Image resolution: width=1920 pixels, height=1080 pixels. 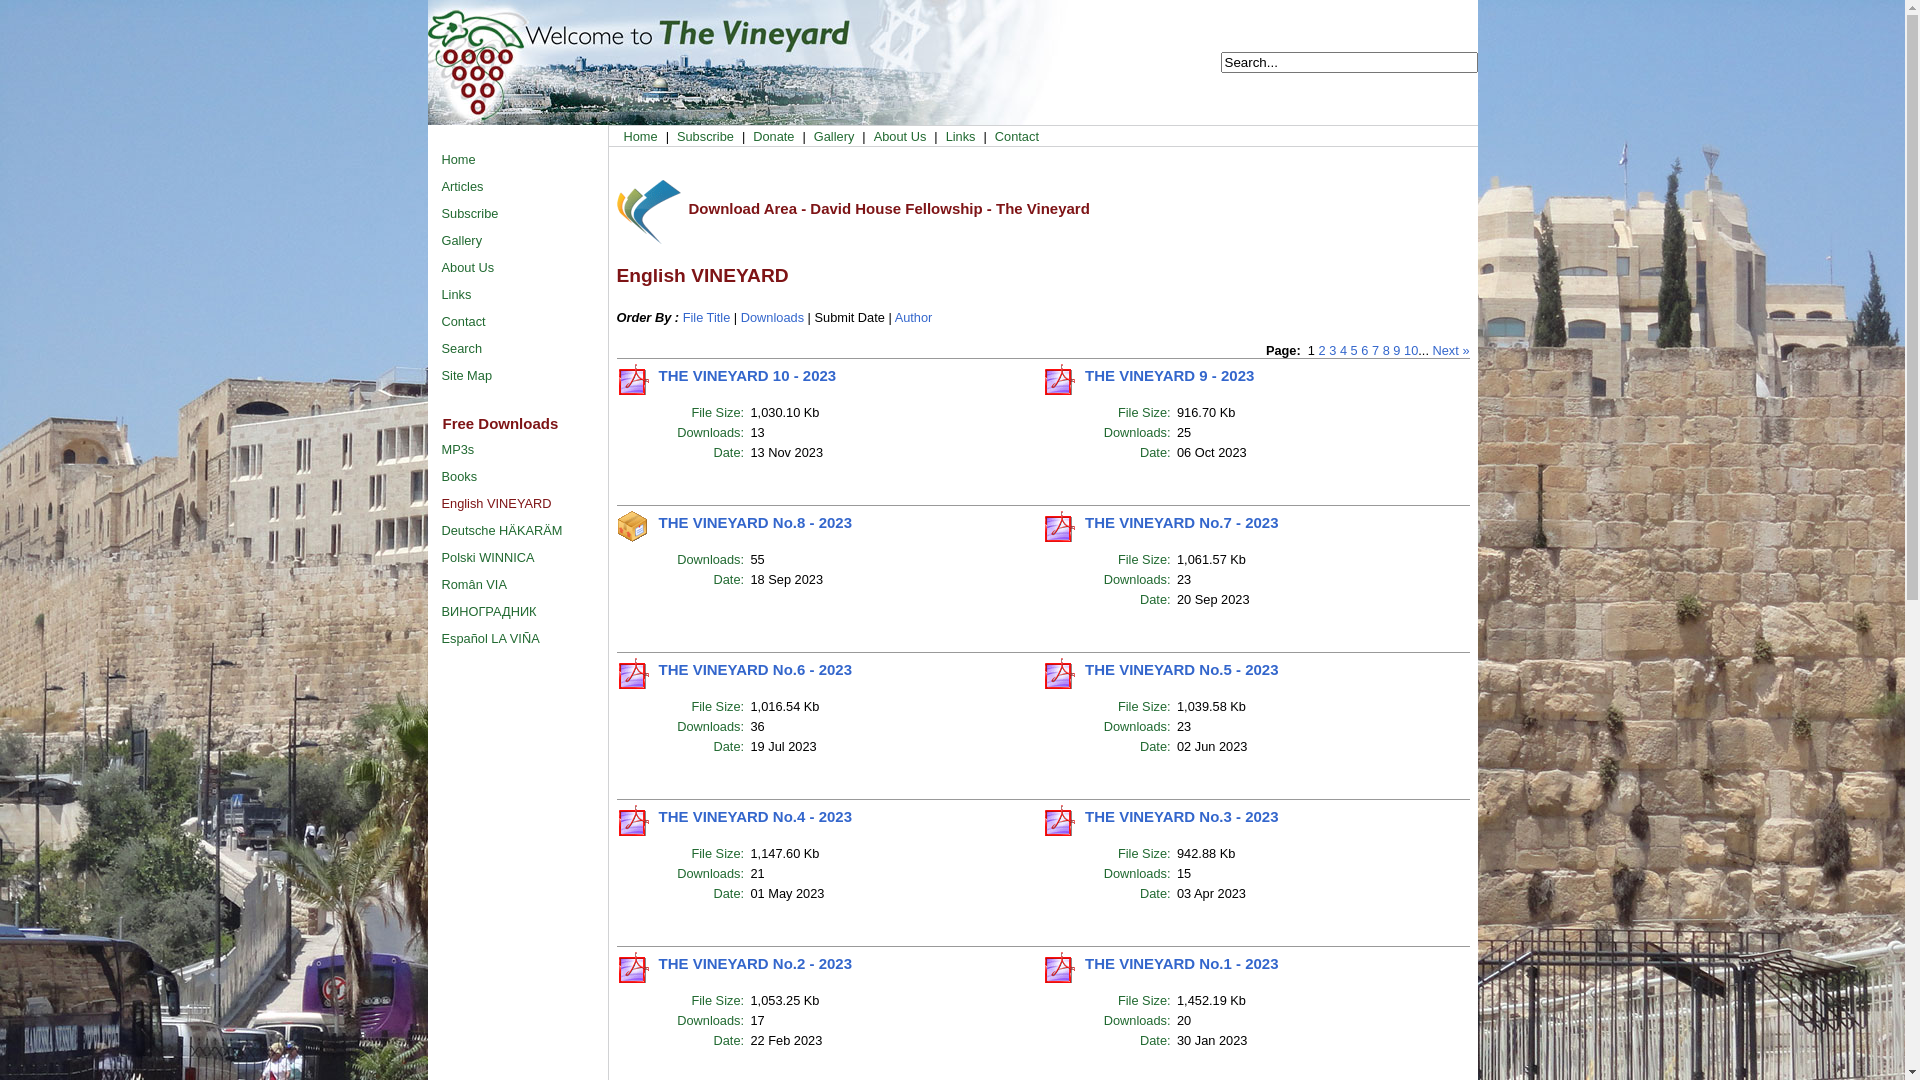 What do you see at coordinates (1391, 349) in the screenshot?
I see `'9'` at bounding box center [1391, 349].